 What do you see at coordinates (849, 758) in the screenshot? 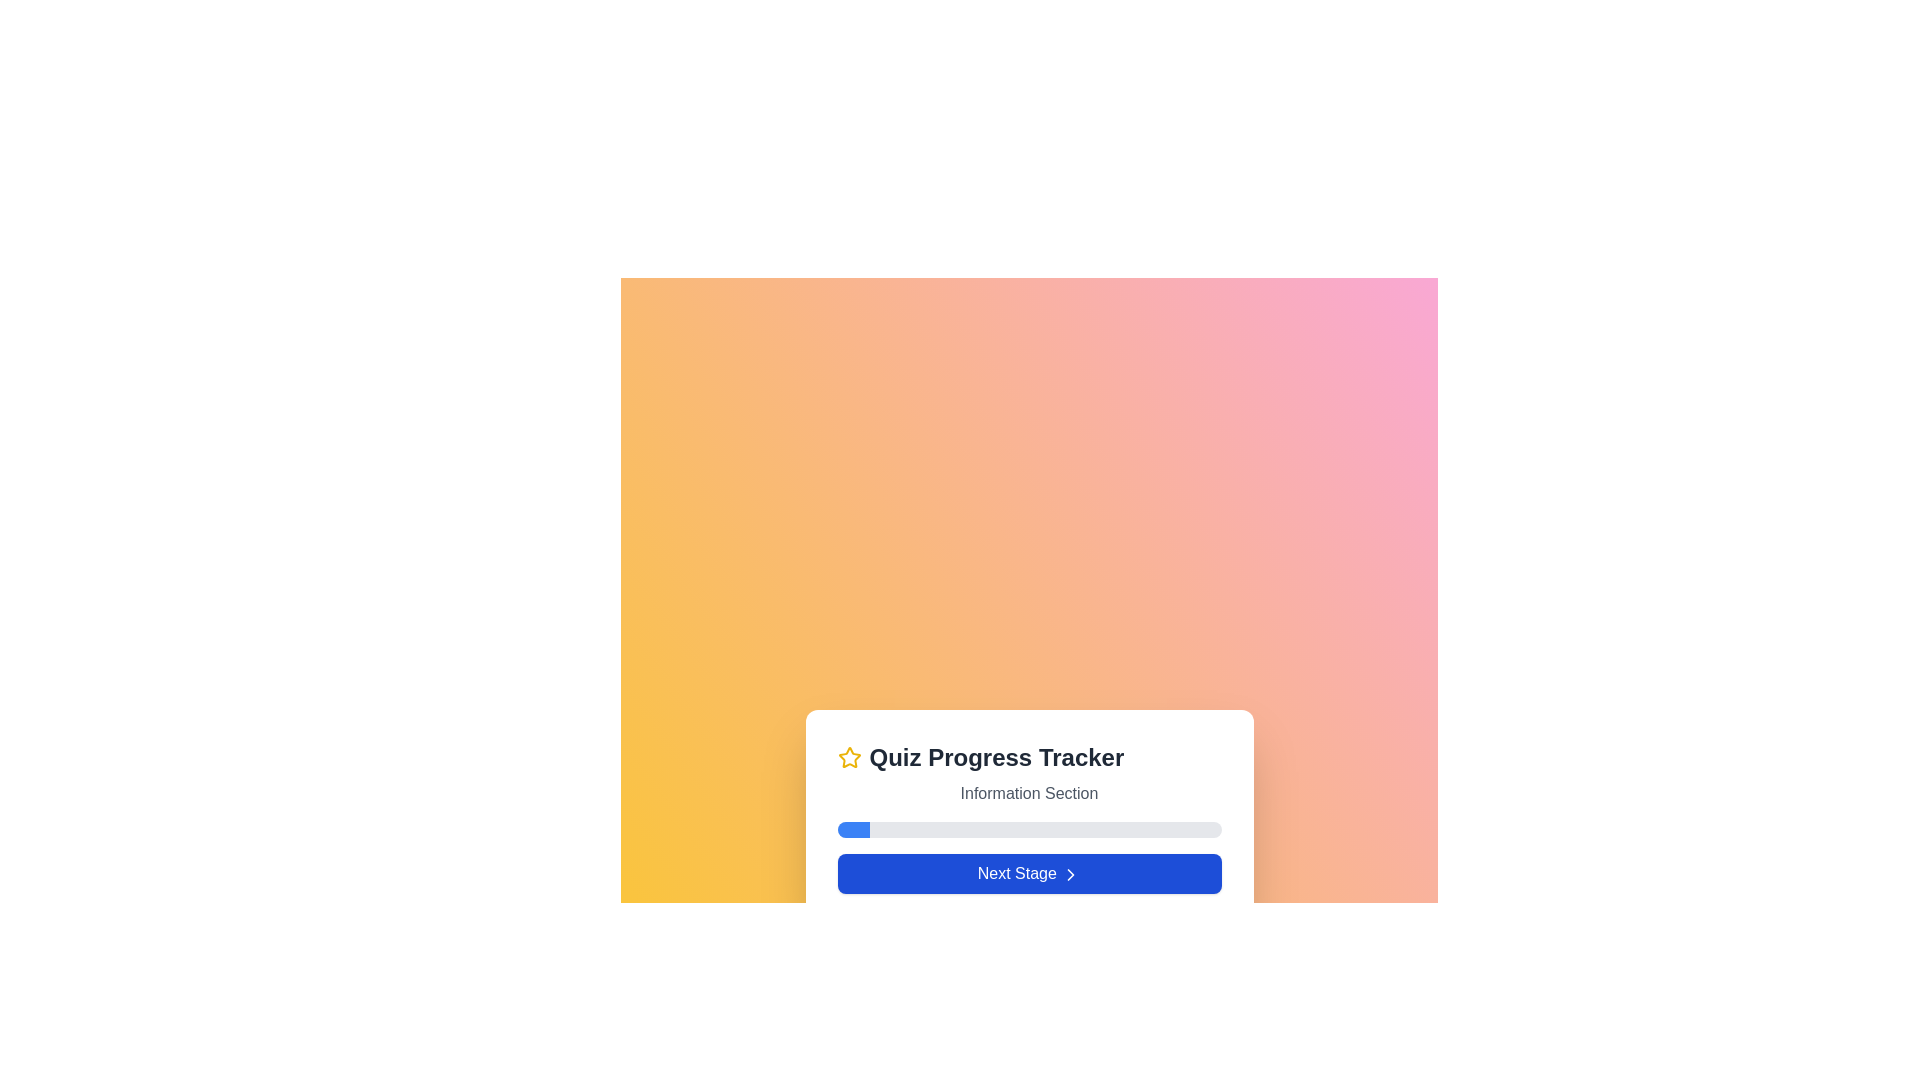
I see `the decorative star icon positioned at the top-left of the 'Quiz Progress Tracker' card, which emphasizes the purpose of the card` at bounding box center [849, 758].